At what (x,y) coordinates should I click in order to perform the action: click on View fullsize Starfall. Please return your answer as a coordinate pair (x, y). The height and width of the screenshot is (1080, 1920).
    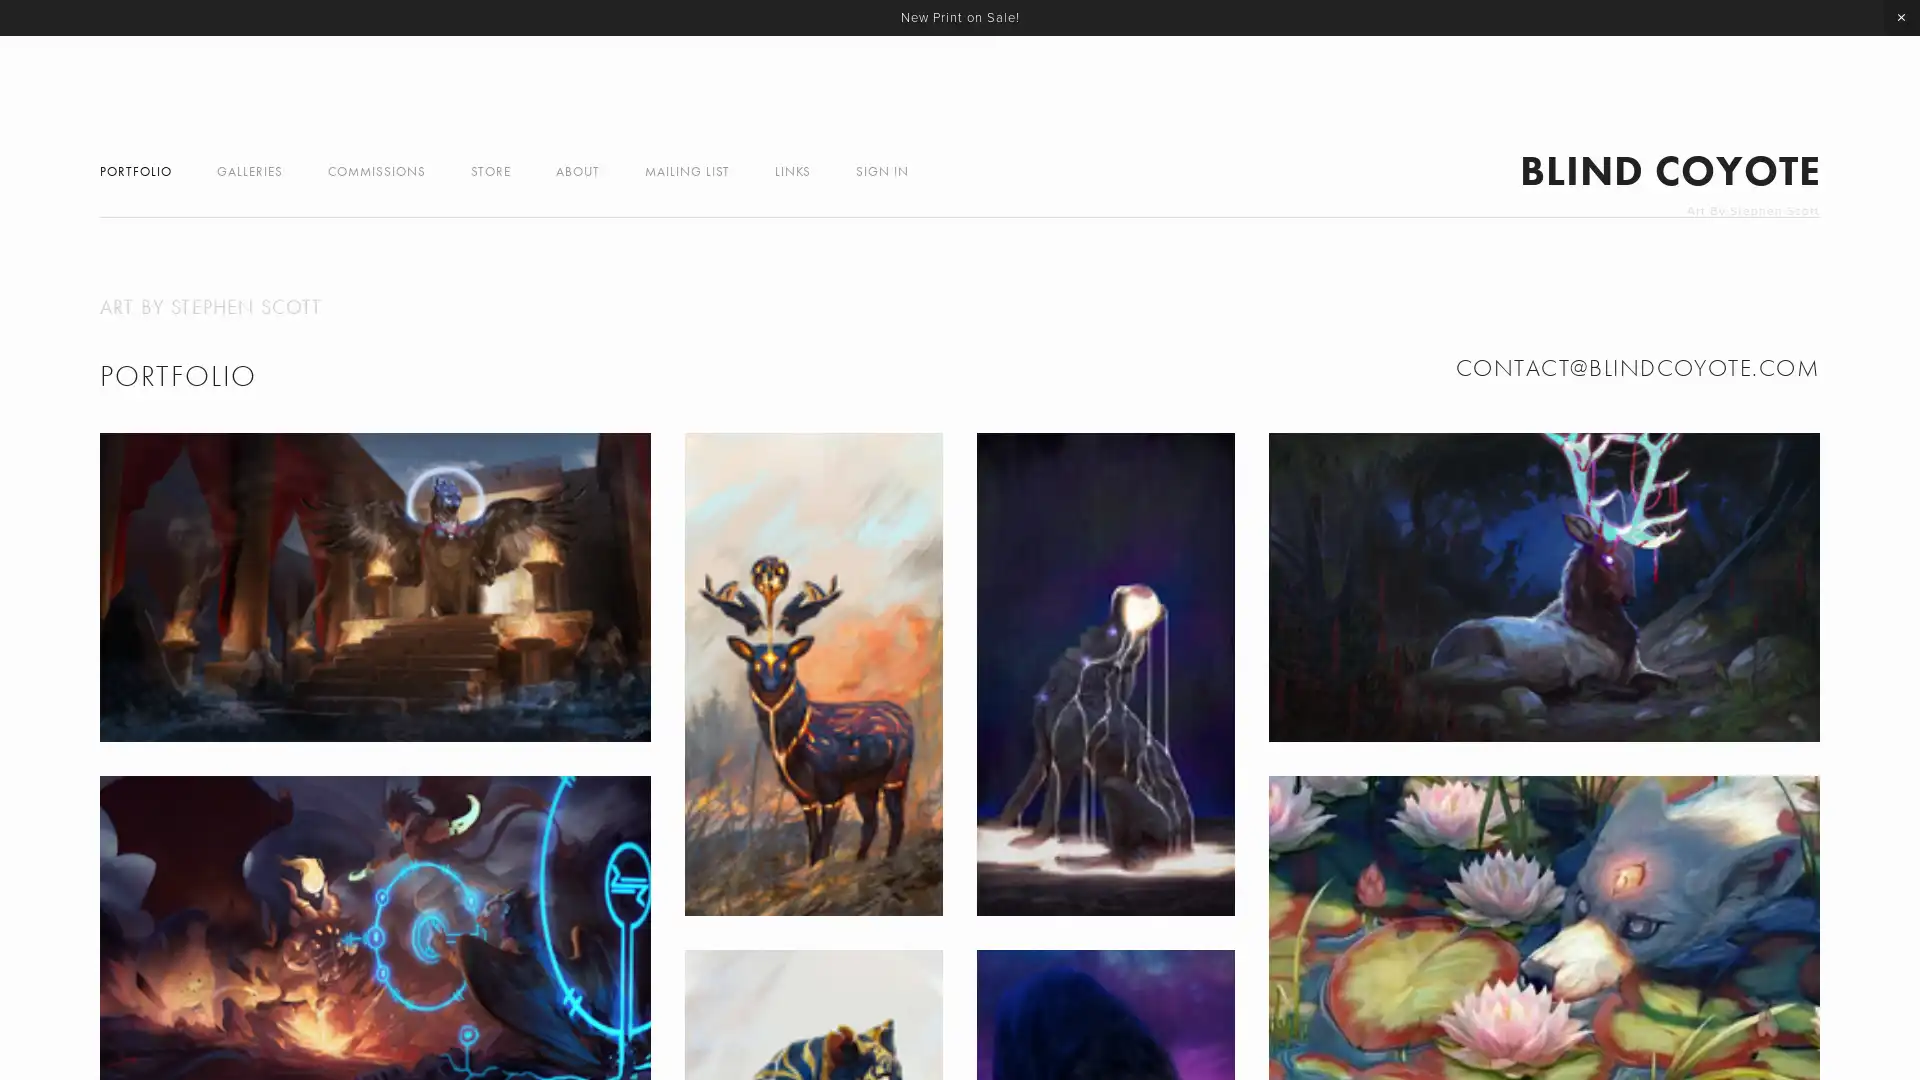
    Looking at the image, I should click on (1104, 674).